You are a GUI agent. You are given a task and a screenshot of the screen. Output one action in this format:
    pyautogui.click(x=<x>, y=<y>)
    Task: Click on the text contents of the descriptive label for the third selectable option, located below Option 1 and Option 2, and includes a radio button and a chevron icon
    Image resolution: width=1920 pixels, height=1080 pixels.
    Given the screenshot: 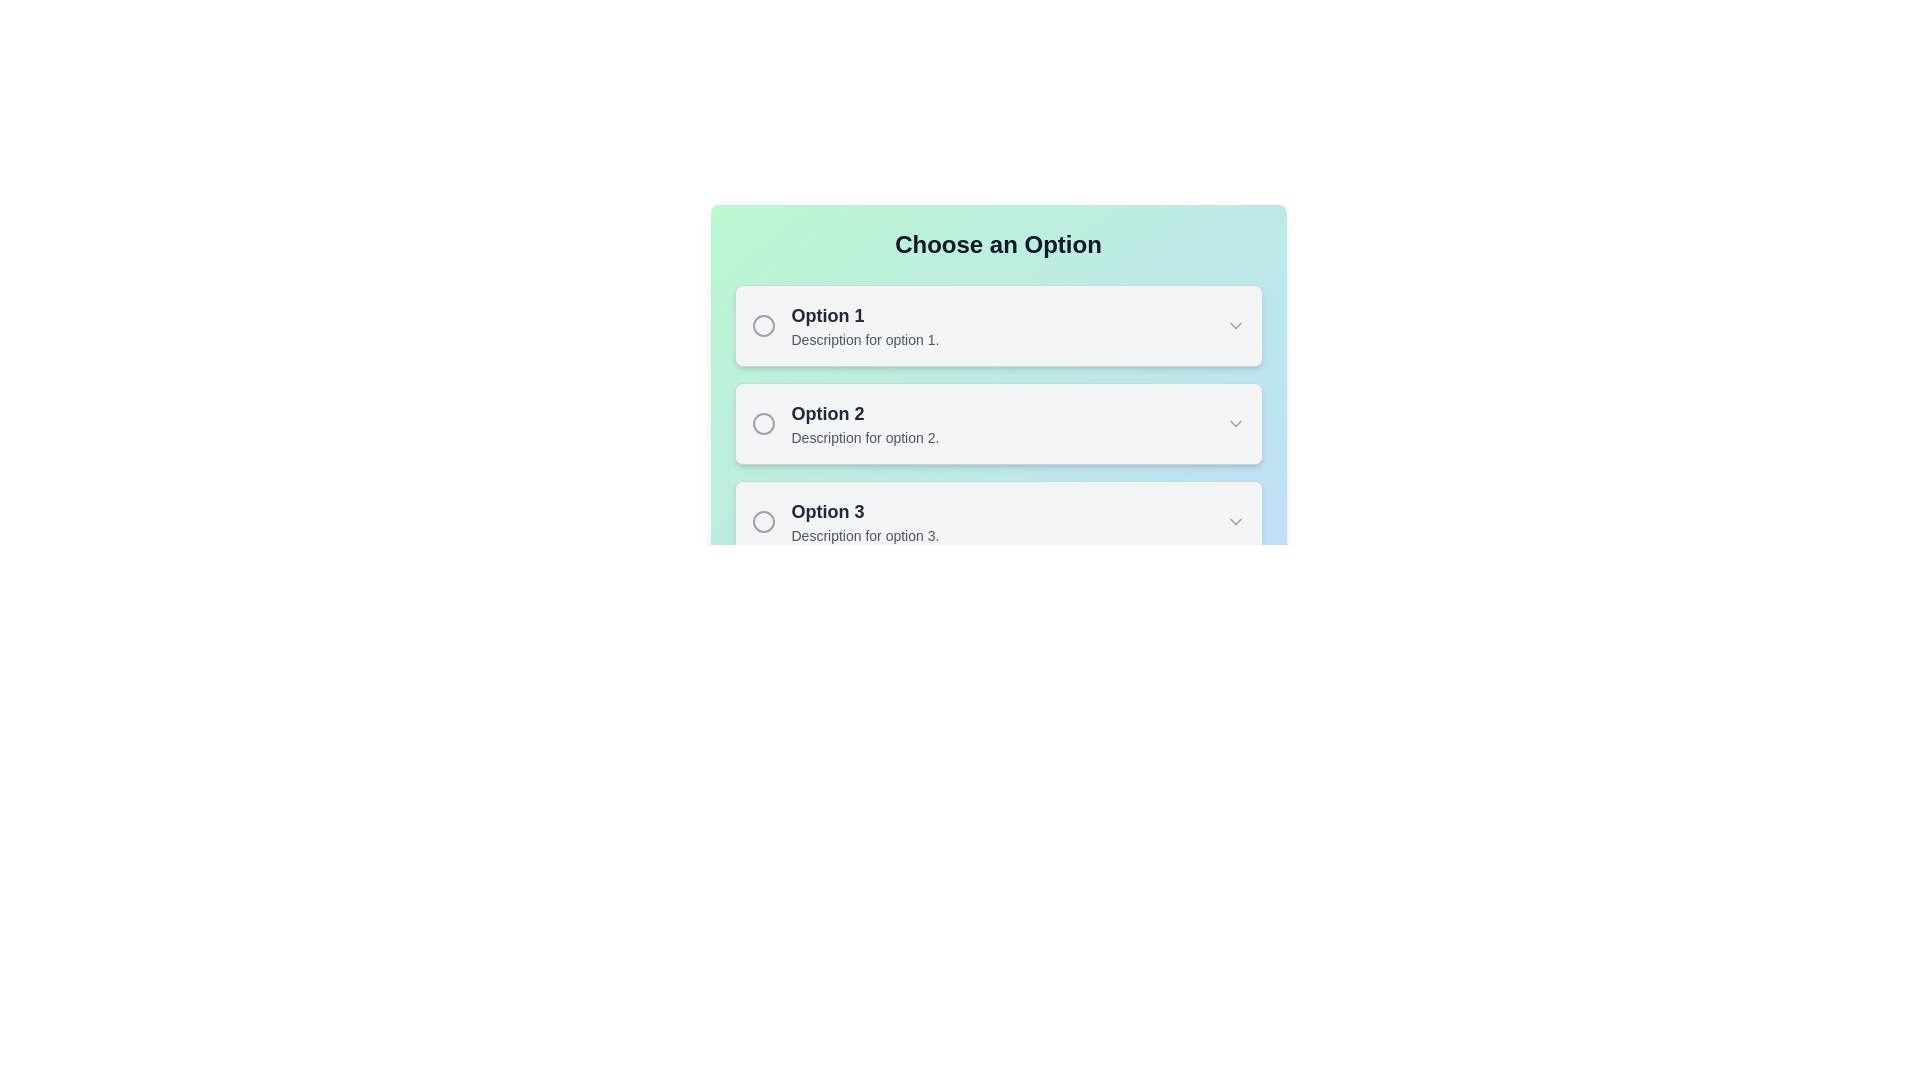 What is the action you would take?
    pyautogui.click(x=865, y=520)
    